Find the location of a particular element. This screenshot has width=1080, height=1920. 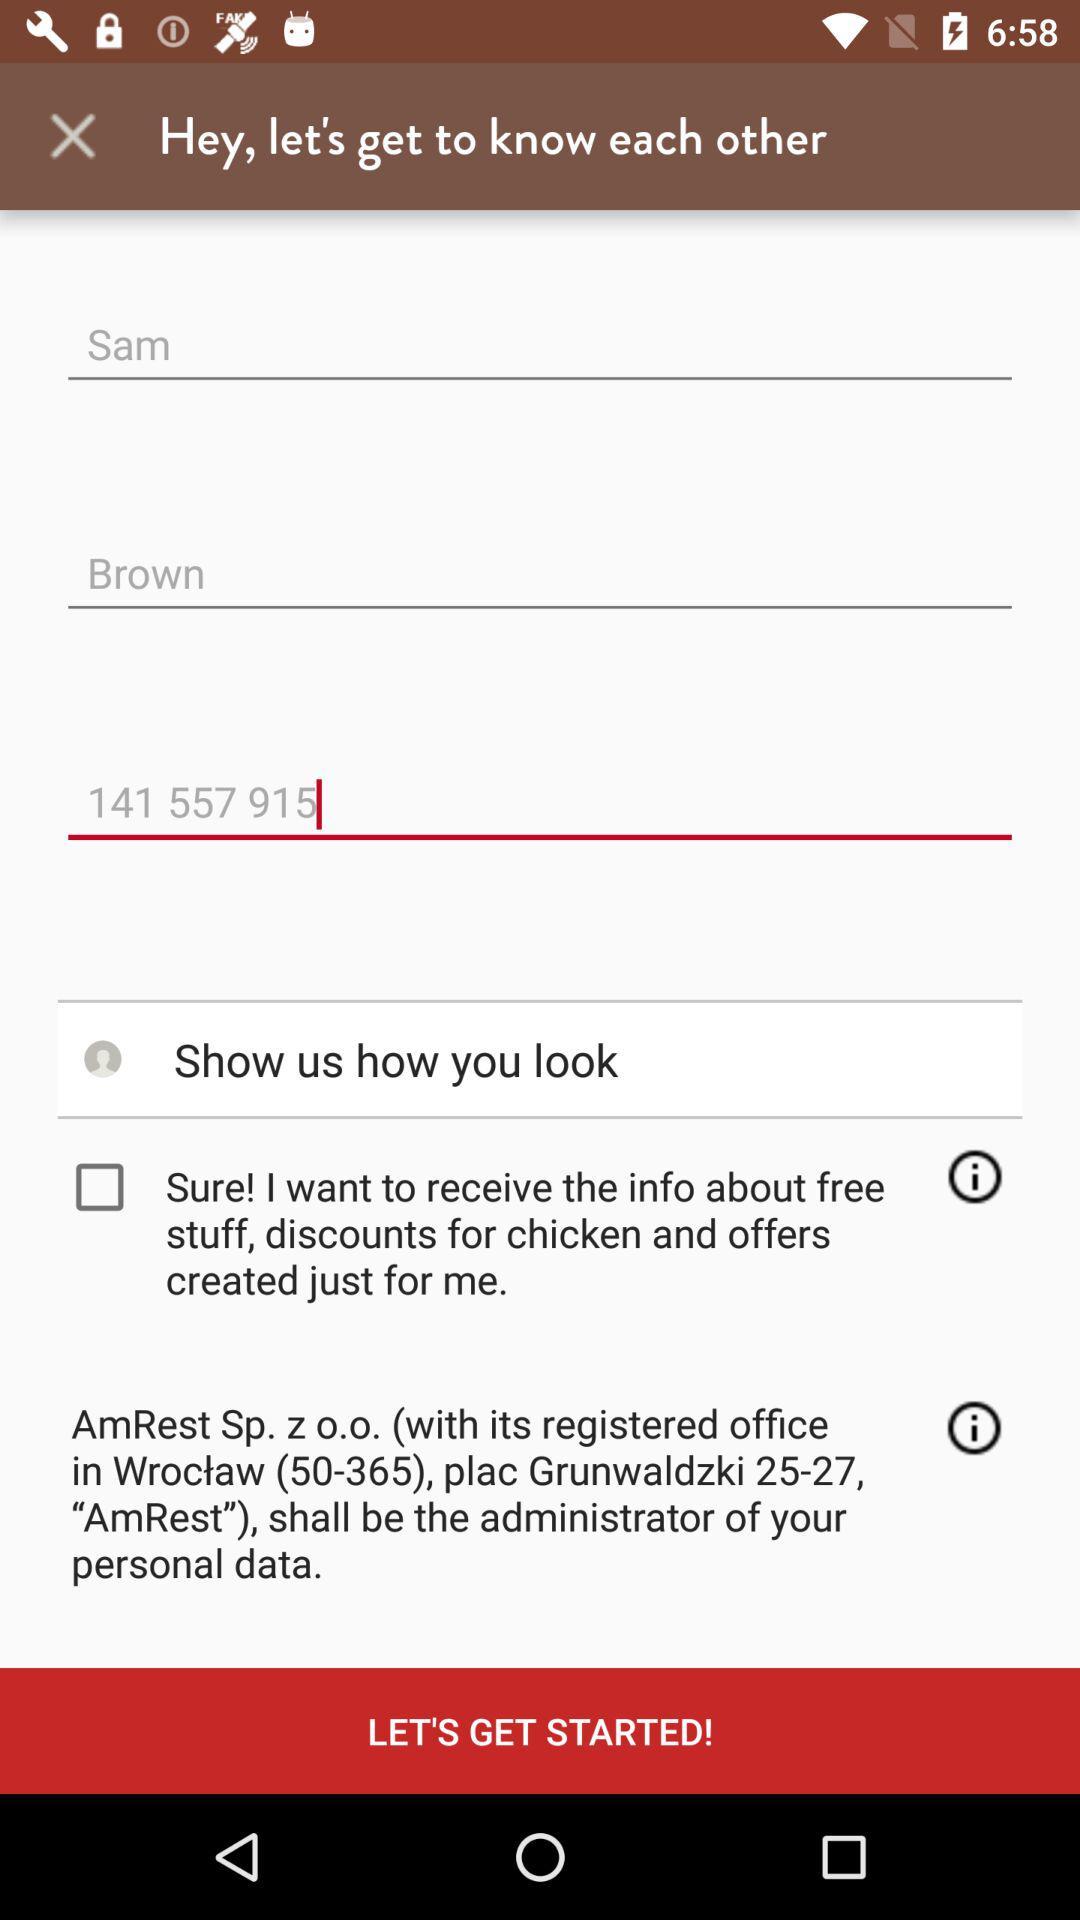

icon to the left of the hey let s app is located at coordinates (72, 135).